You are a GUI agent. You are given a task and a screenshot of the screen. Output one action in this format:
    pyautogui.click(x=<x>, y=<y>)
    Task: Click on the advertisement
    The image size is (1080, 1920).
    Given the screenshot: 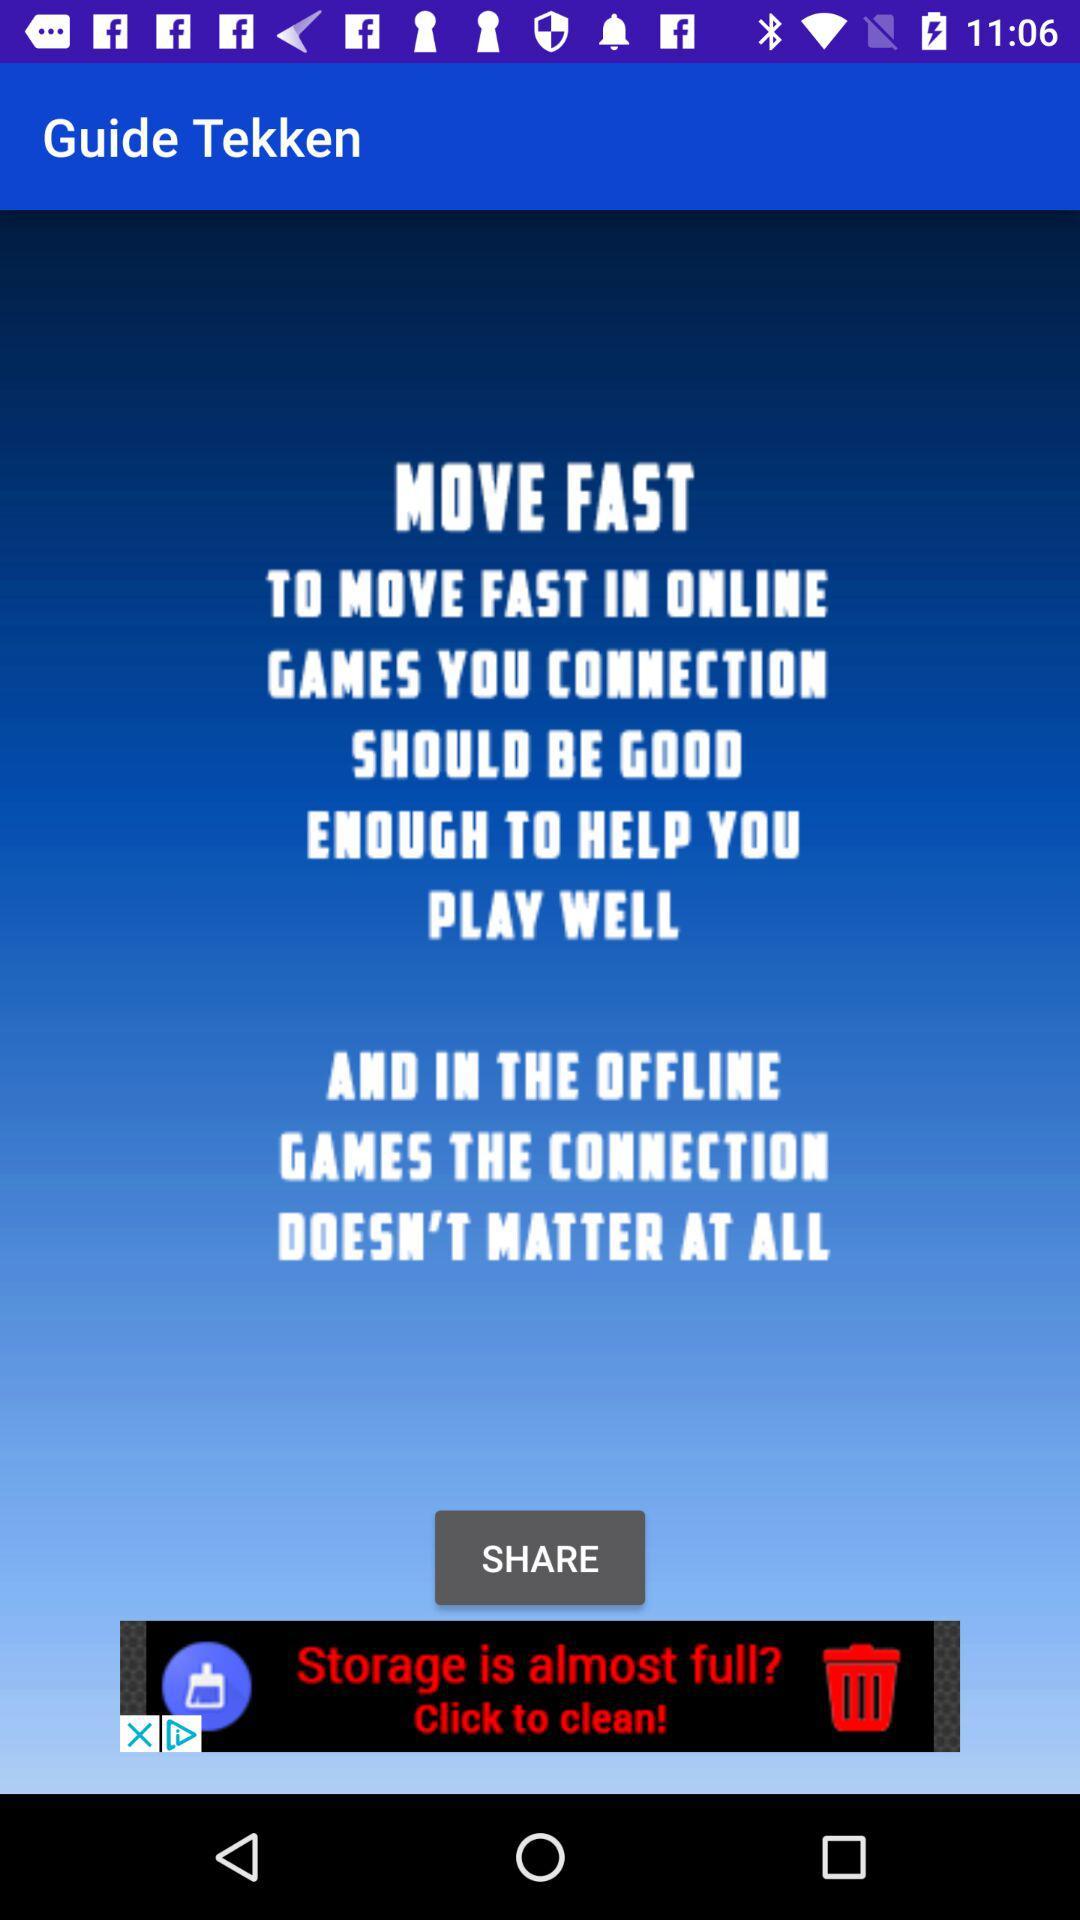 What is the action you would take?
    pyautogui.click(x=540, y=1685)
    